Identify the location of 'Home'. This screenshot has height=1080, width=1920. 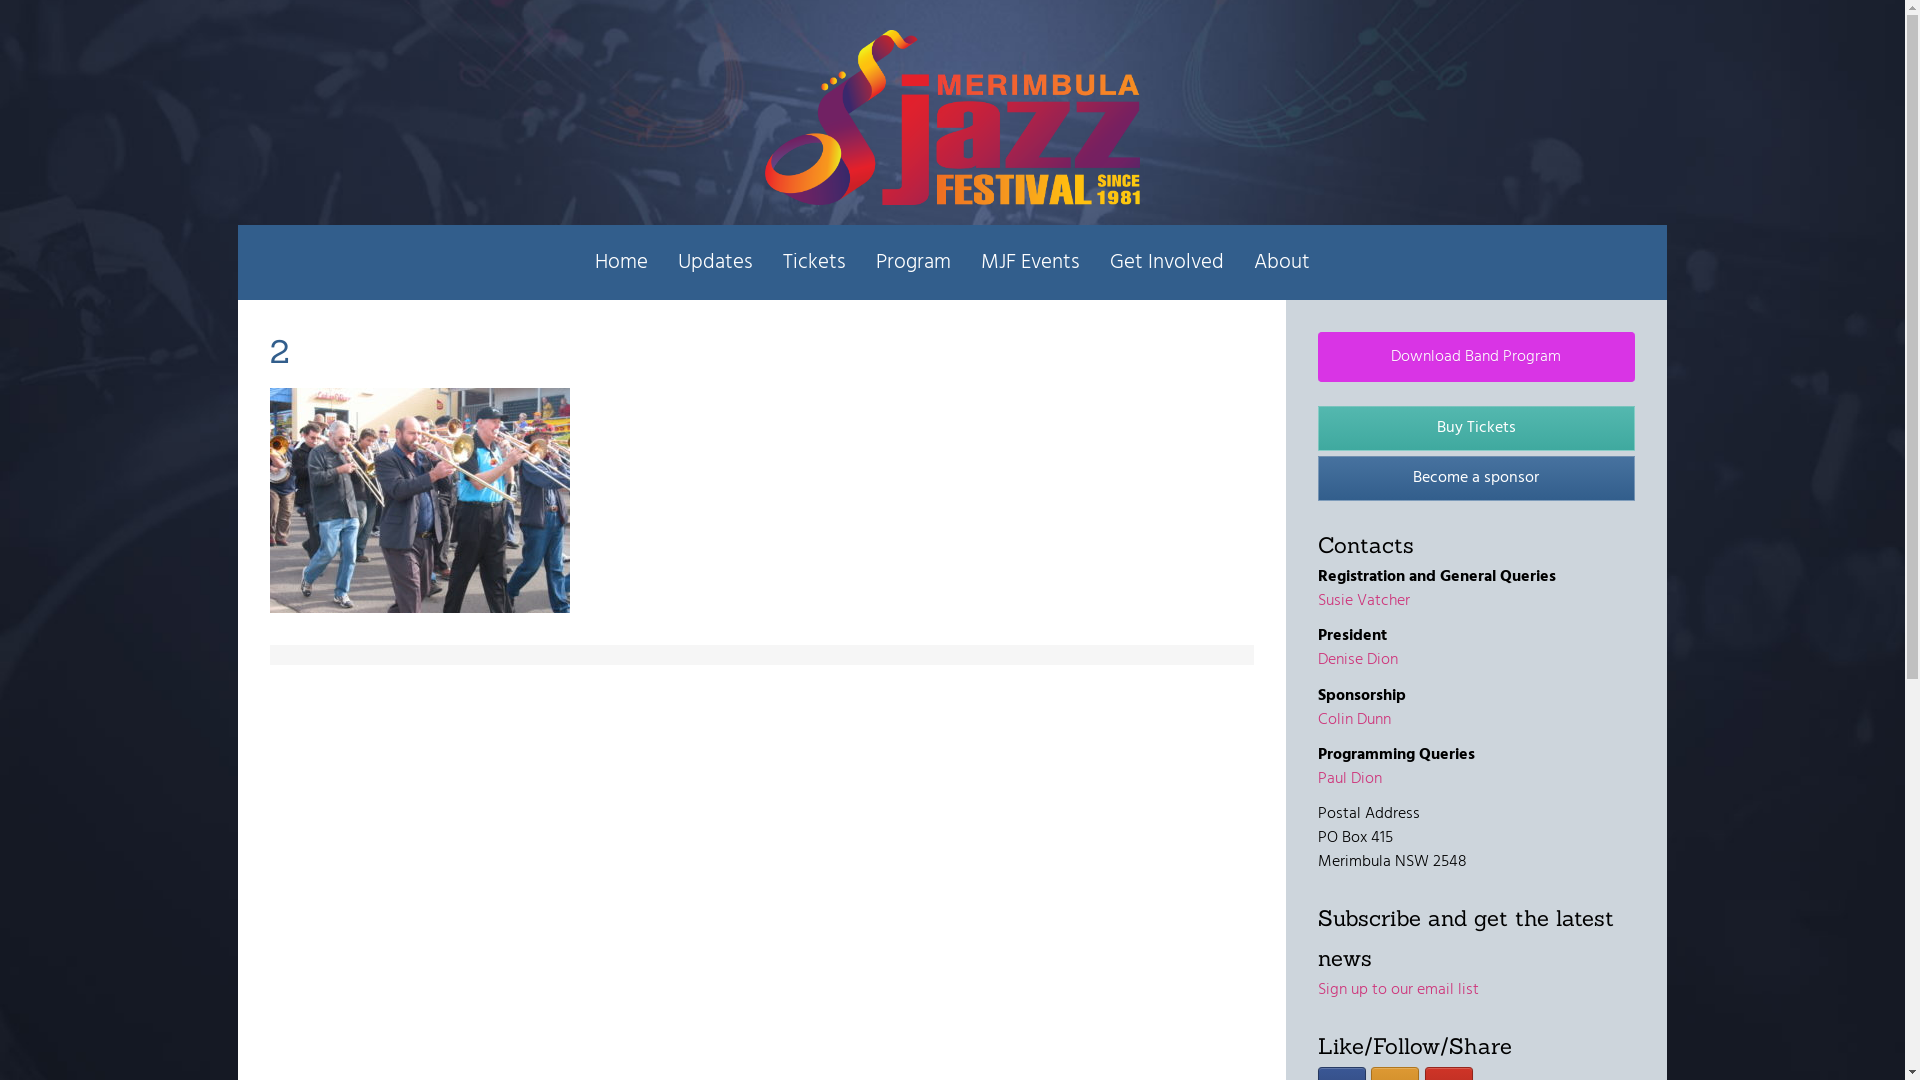
(620, 261).